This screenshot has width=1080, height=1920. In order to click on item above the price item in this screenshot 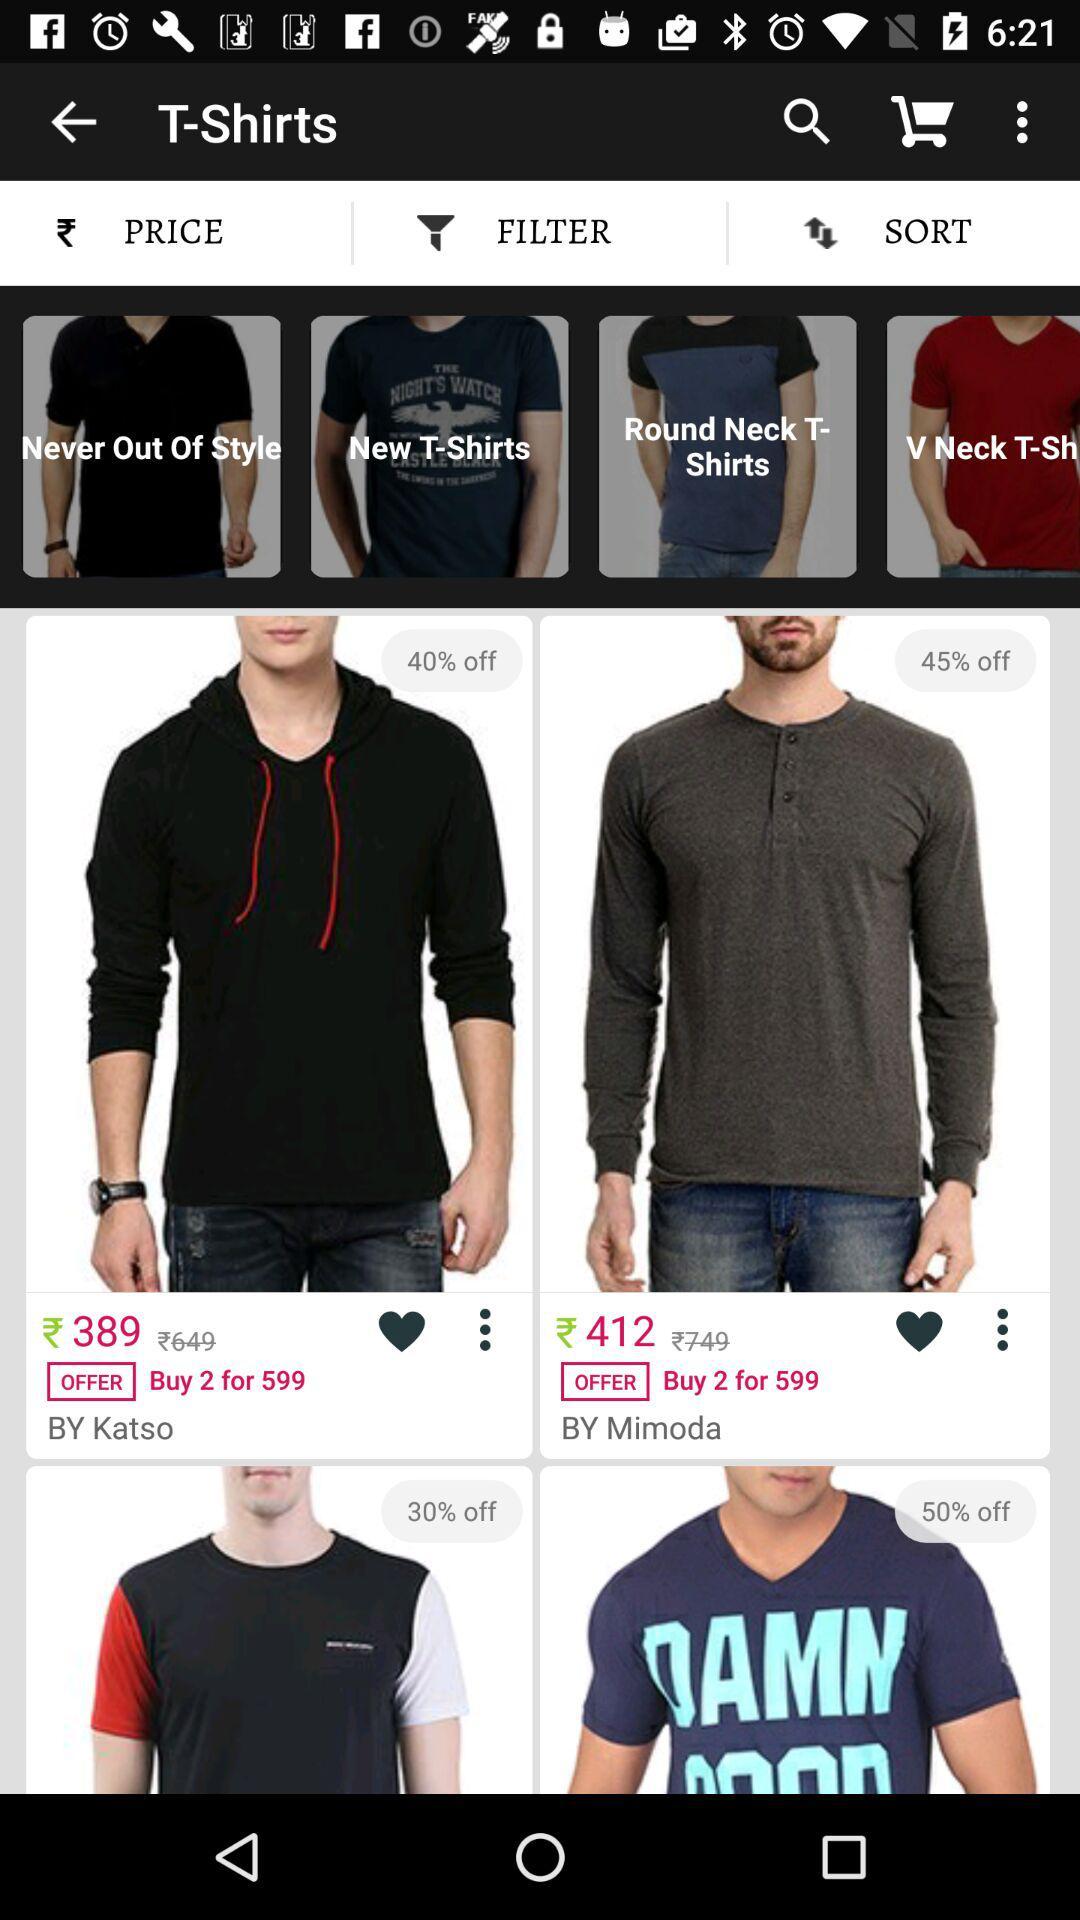, I will do `click(72, 120)`.